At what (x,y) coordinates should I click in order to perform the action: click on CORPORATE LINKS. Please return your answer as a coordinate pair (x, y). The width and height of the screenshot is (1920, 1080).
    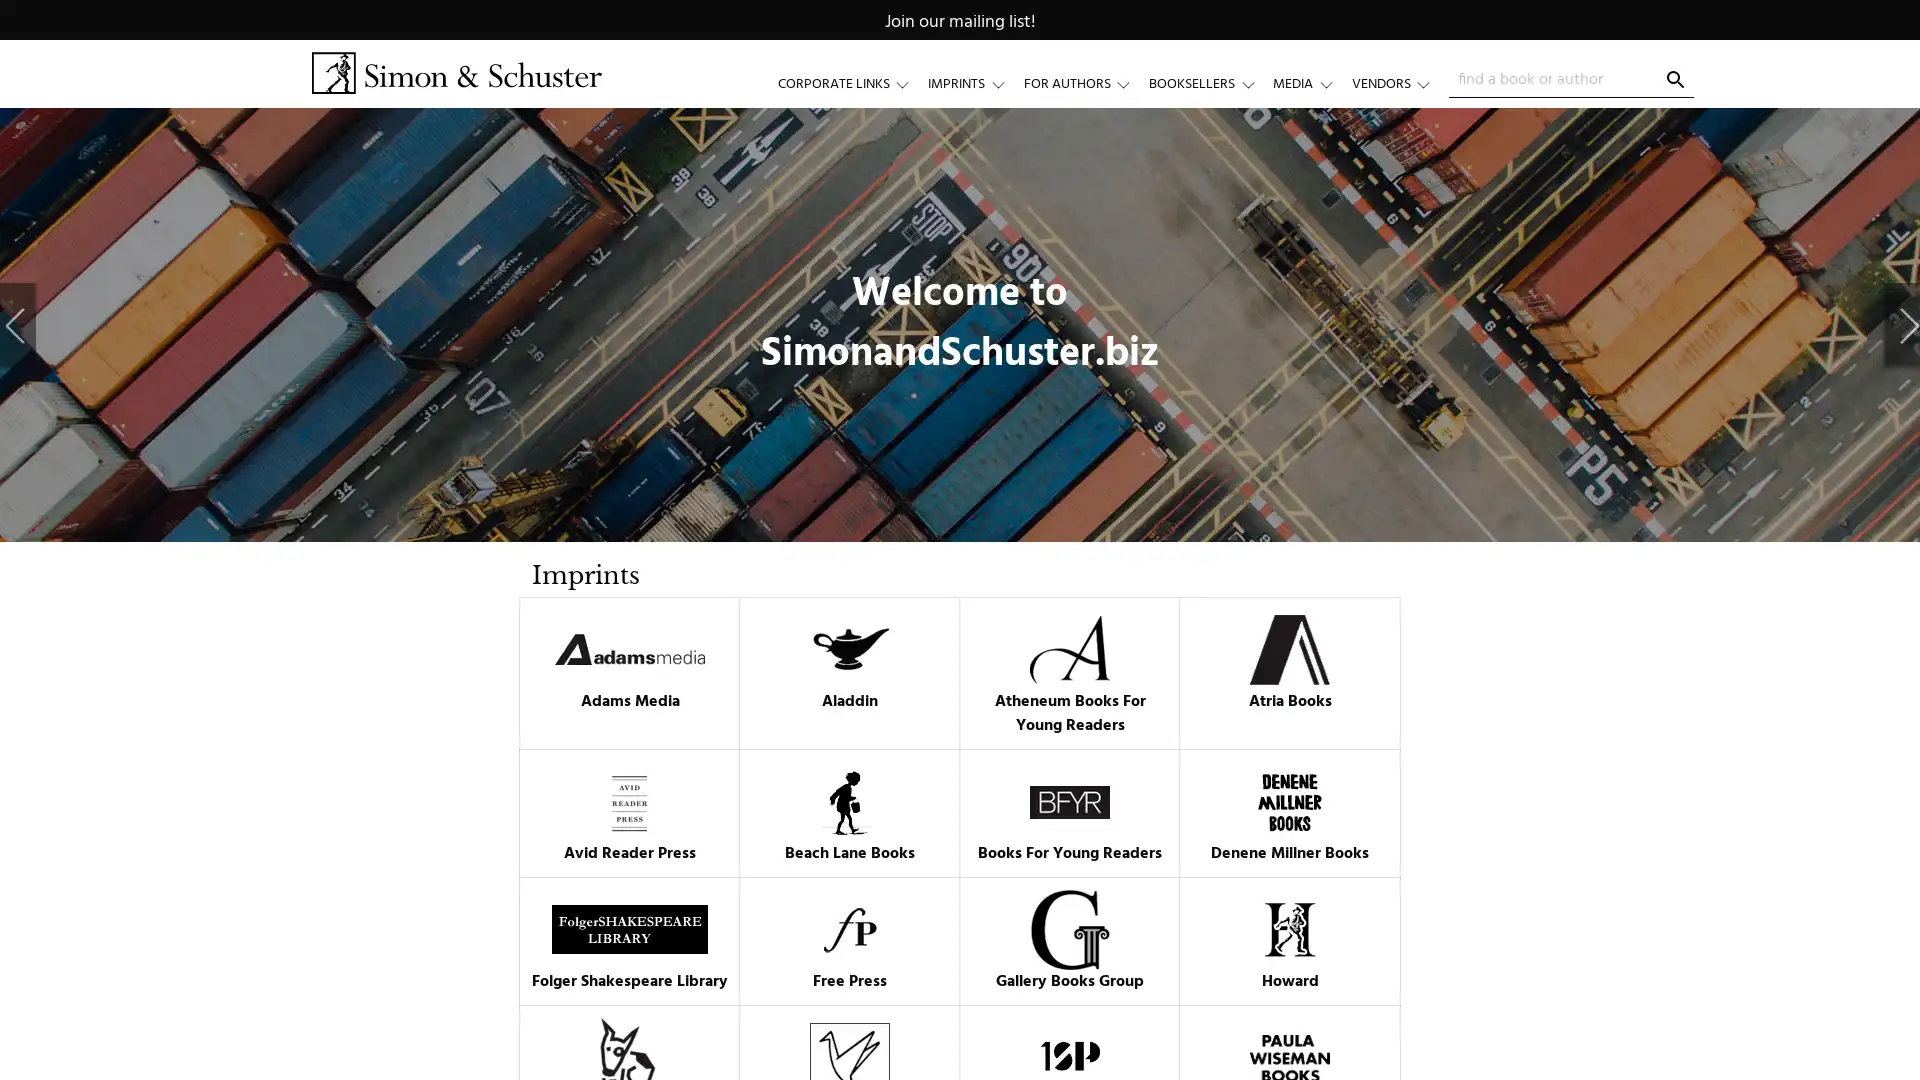
    Looking at the image, I should click on (852, 83).